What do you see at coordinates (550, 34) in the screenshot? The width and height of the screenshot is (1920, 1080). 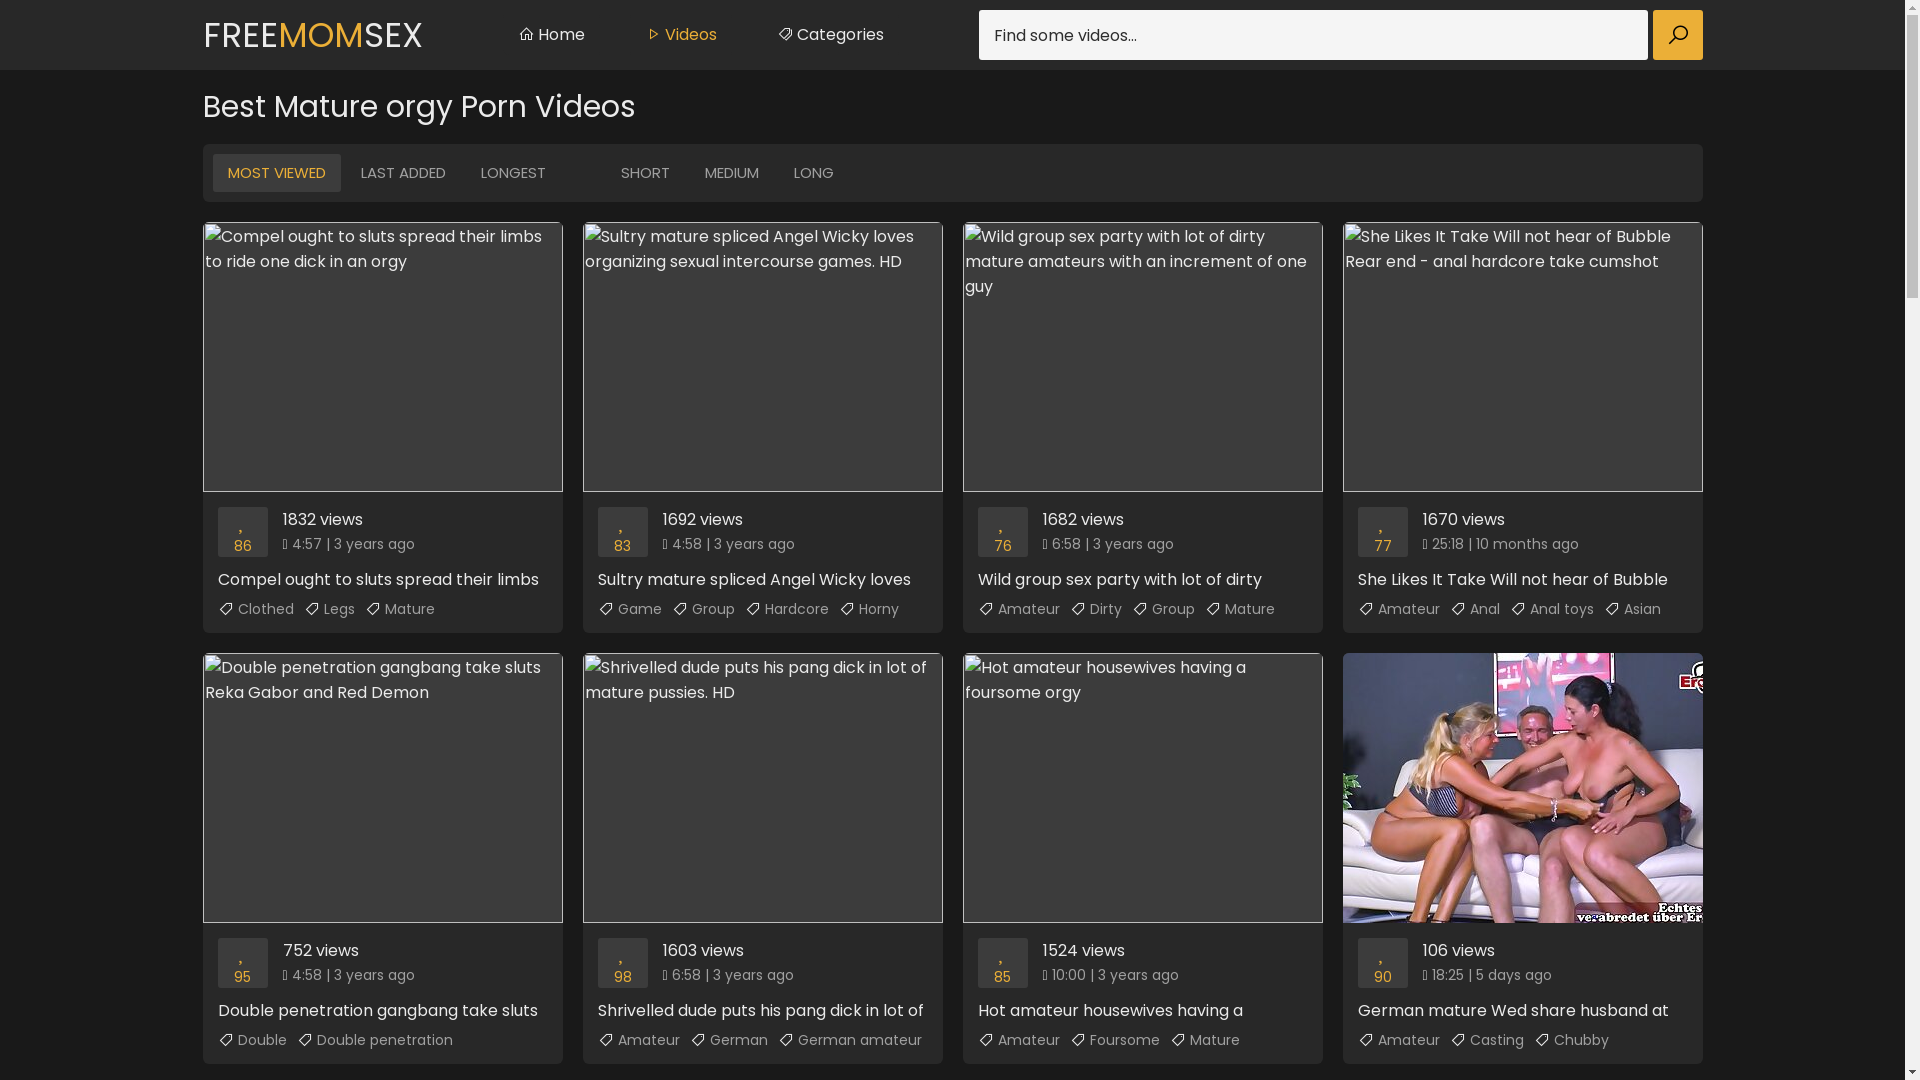 I see `'Home'` at bounding box center [550, 34].